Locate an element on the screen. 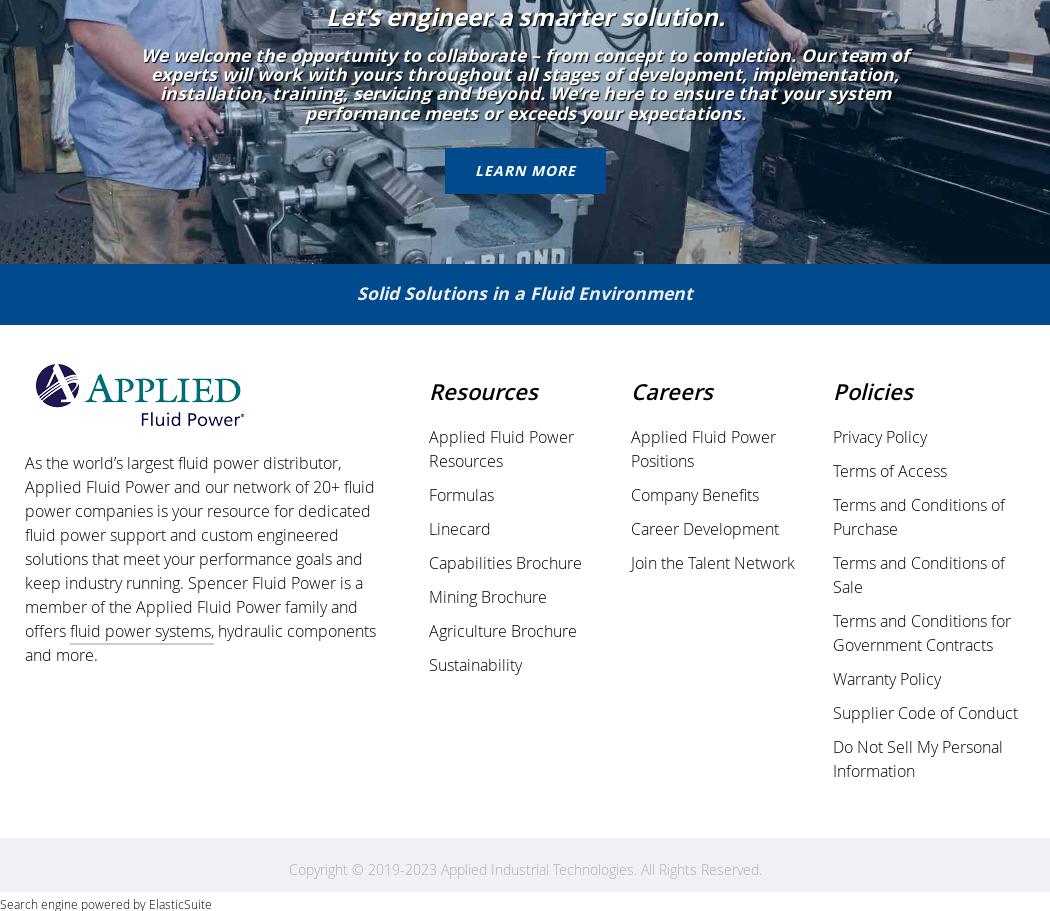 The width and height of the screenshot is (1050, 911). 'Terms and Conditions of Purchase' is located at coordinates (918, 515).